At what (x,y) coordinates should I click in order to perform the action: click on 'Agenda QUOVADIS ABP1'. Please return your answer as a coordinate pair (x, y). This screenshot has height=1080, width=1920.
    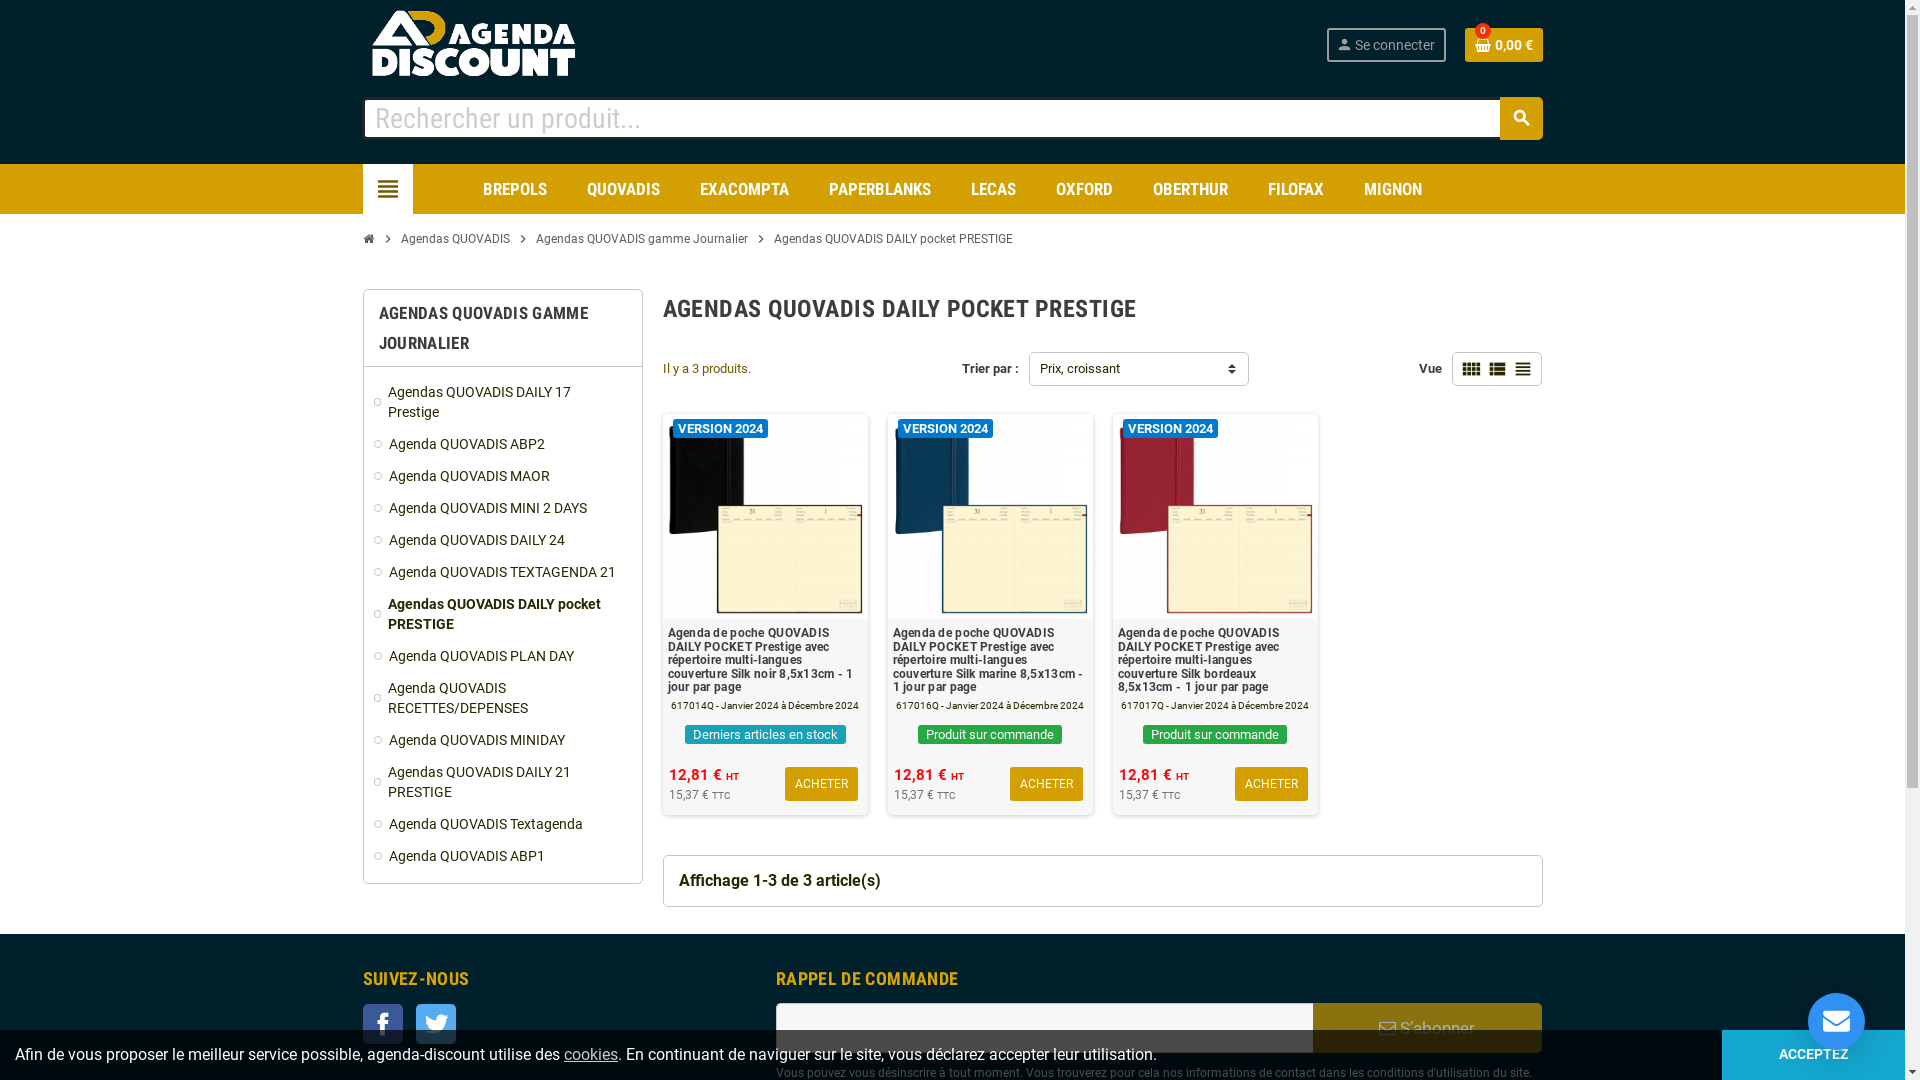
    Looking at the image, I should click on (374, 855).